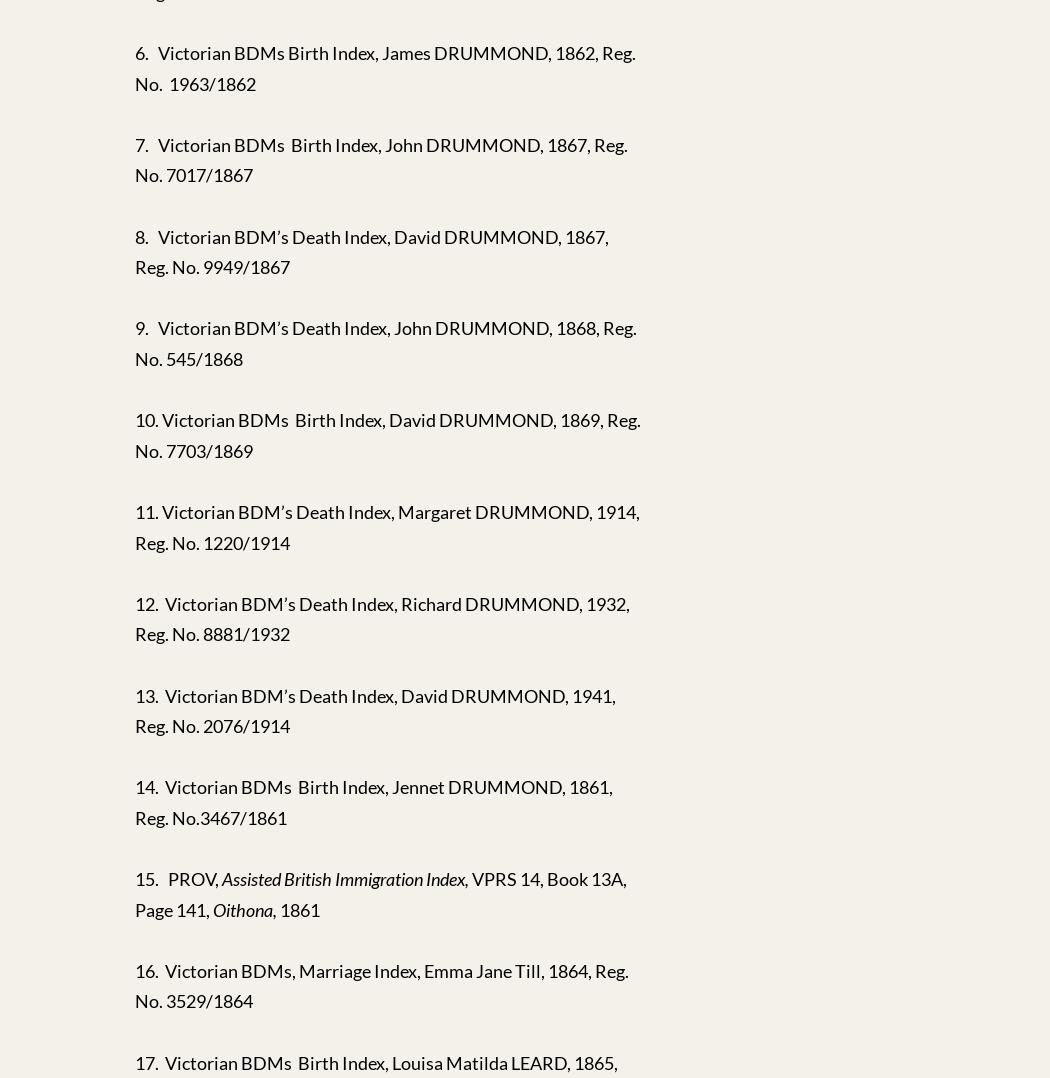  I want to click on '16.  Victorian BDMs, Marriage Index, Emma Jane Till, 1864, Reg. No. 3529/1864', so click(381, 985).